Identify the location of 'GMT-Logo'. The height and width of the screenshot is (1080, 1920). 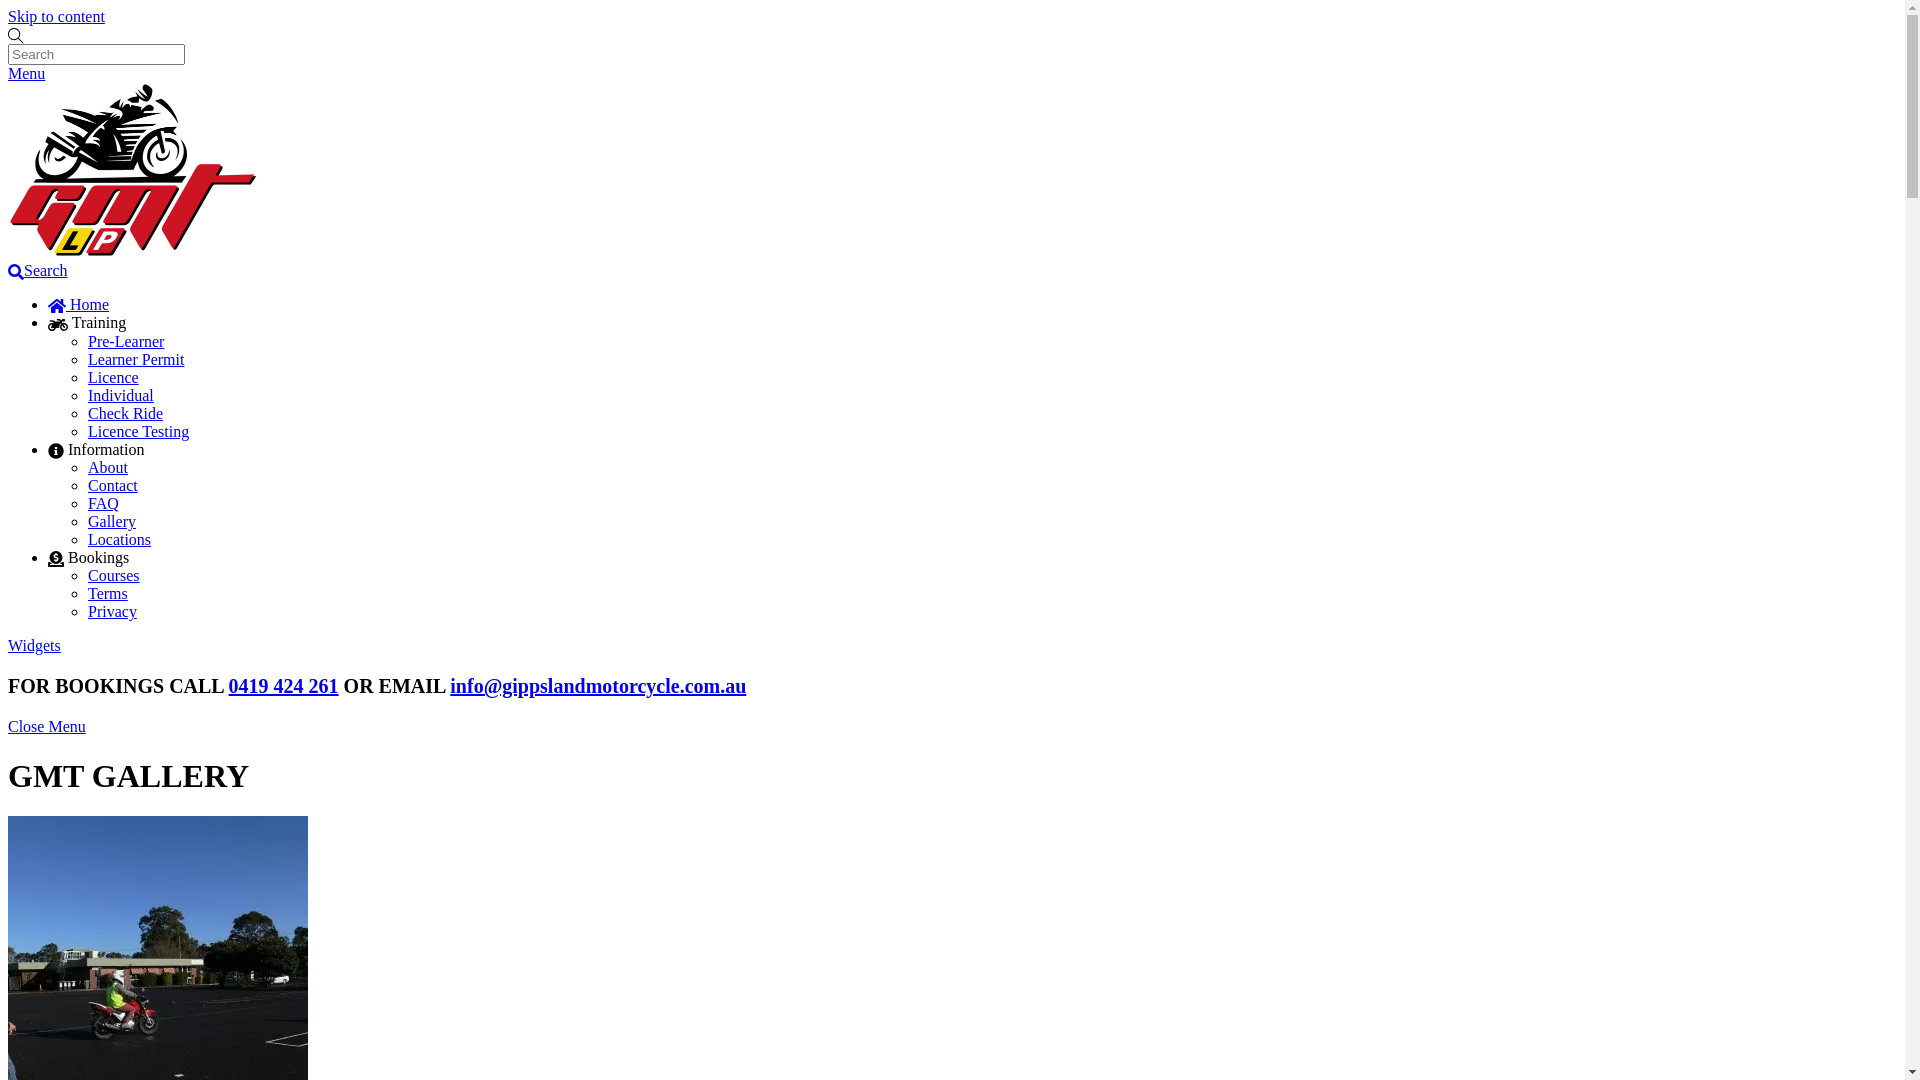
(132, 168).